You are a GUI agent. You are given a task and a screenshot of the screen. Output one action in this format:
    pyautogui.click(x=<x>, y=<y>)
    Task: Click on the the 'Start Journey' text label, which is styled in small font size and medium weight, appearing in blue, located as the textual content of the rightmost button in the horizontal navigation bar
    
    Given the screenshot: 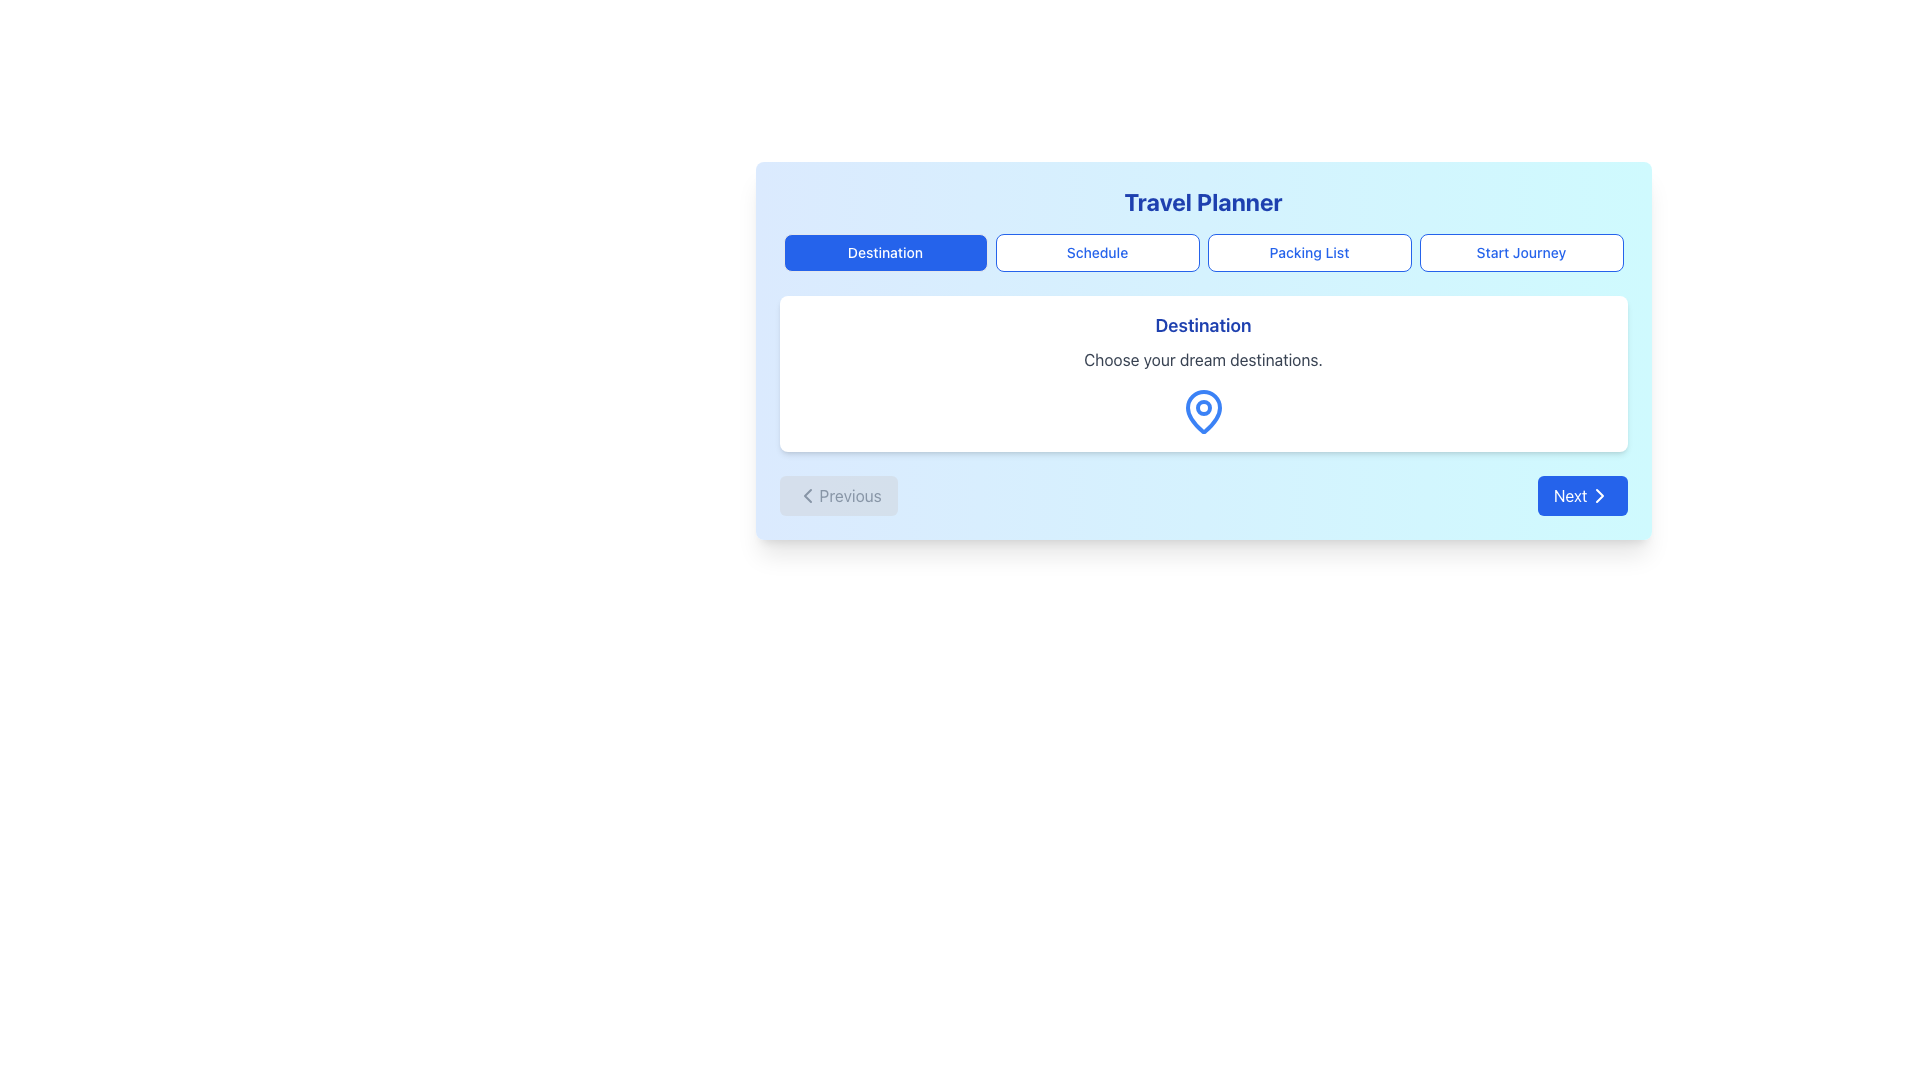 What is the action you would take?
    pyautogui.click(x=1520, y=252)
    